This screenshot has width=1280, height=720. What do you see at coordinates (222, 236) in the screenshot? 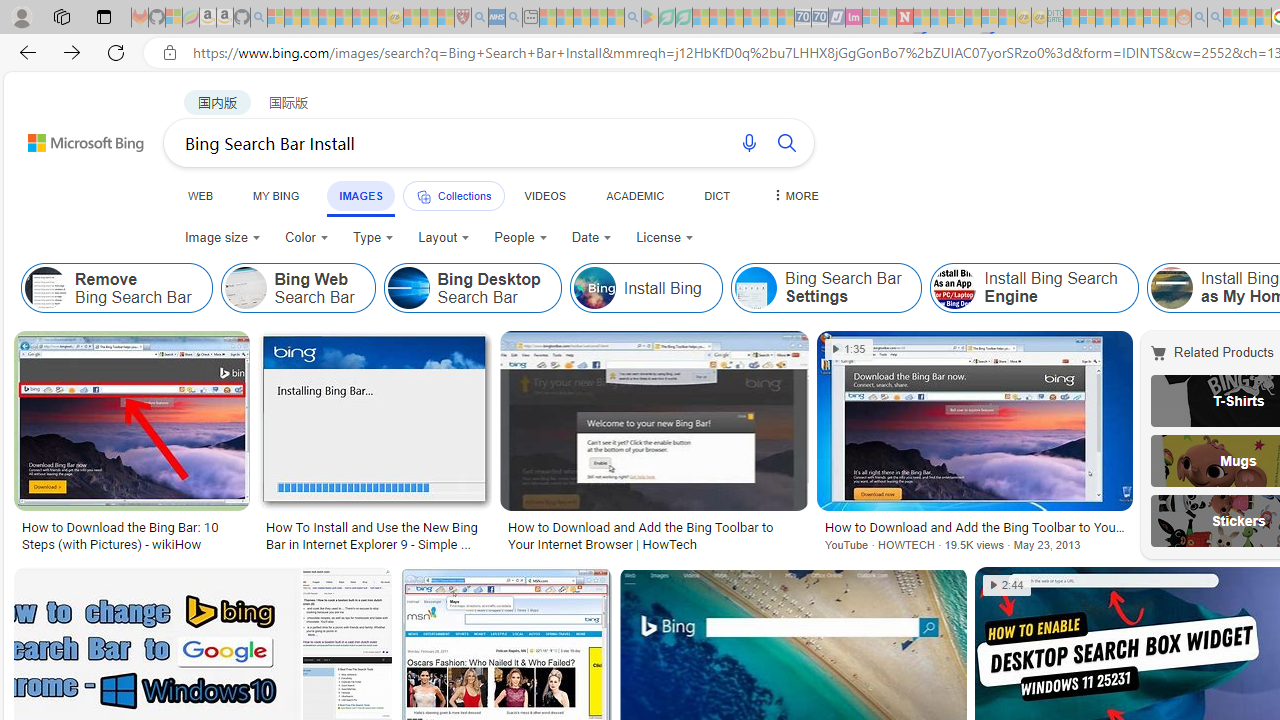
I see `'Image size'` at bounding box center [222, 236].